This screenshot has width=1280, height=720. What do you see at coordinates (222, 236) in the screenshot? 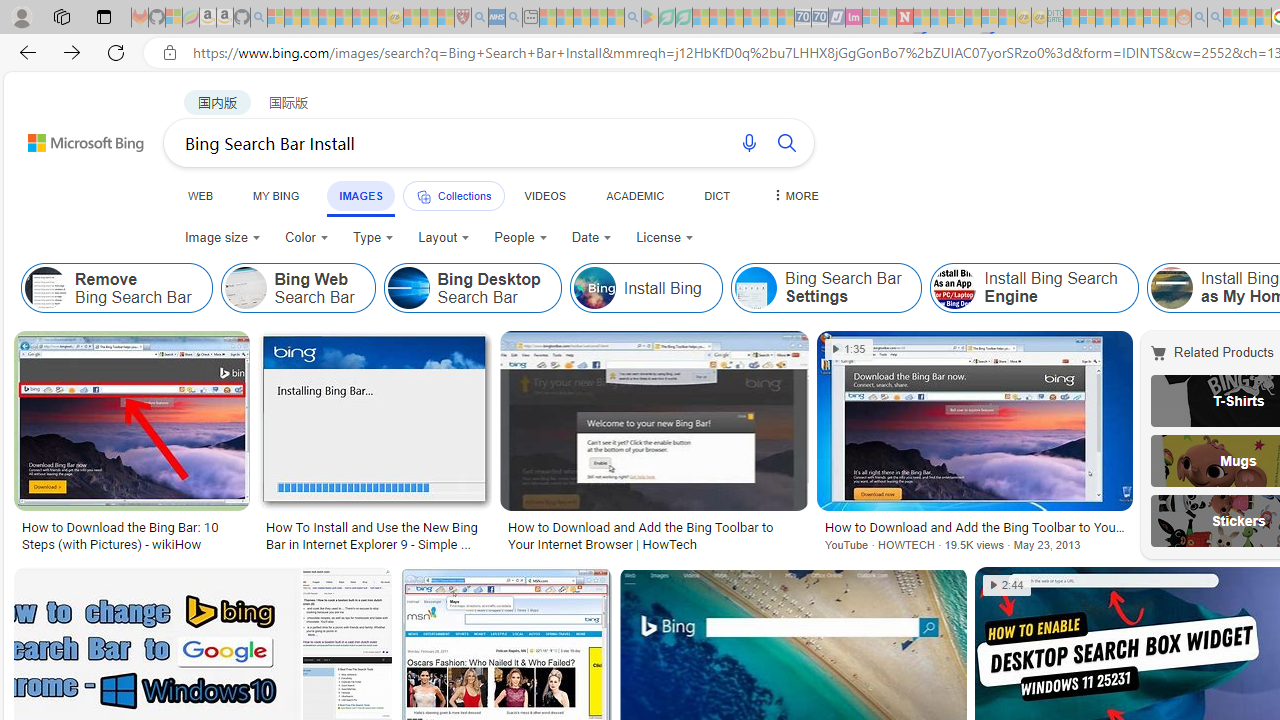
I see `'Image size'` at bounding box center [222, 236].